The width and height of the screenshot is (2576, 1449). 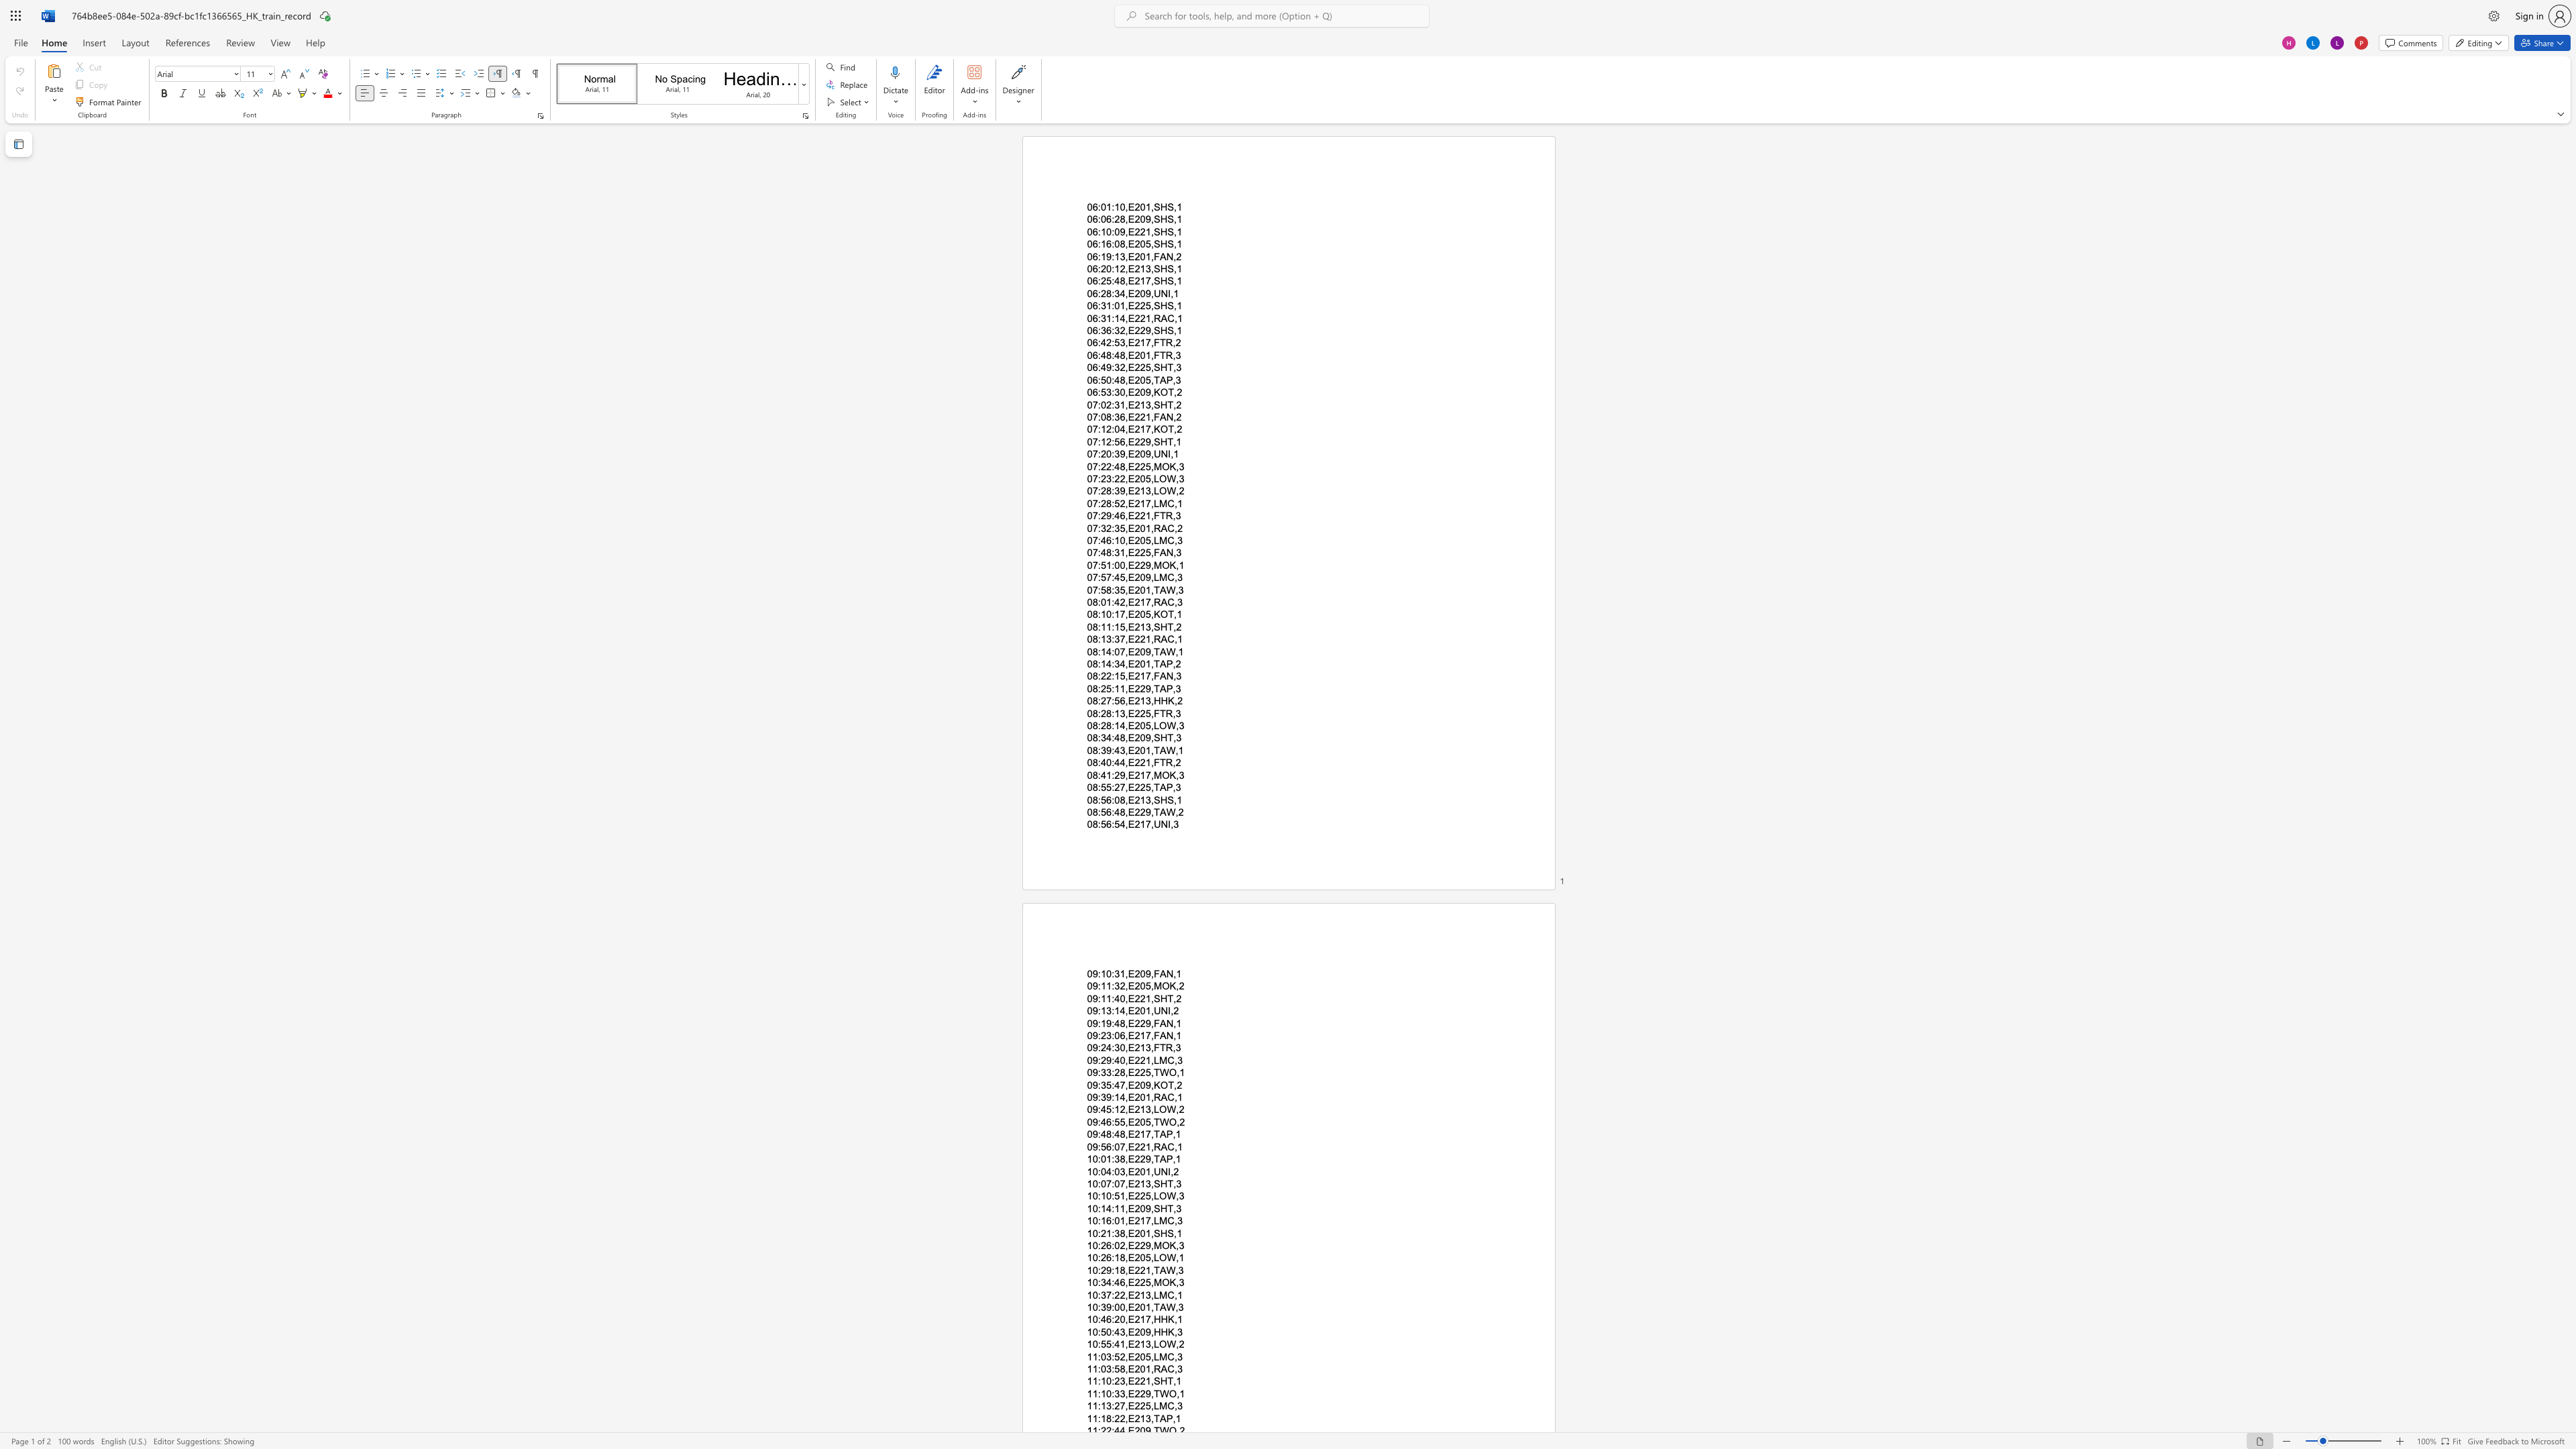 What do you see at coordinates (1092, 1133) in the screenshot?
I see `the subset text "9:48:4" within the text "09:48:48,E217,TAP,1"` at bounding box center [1092, 1133].